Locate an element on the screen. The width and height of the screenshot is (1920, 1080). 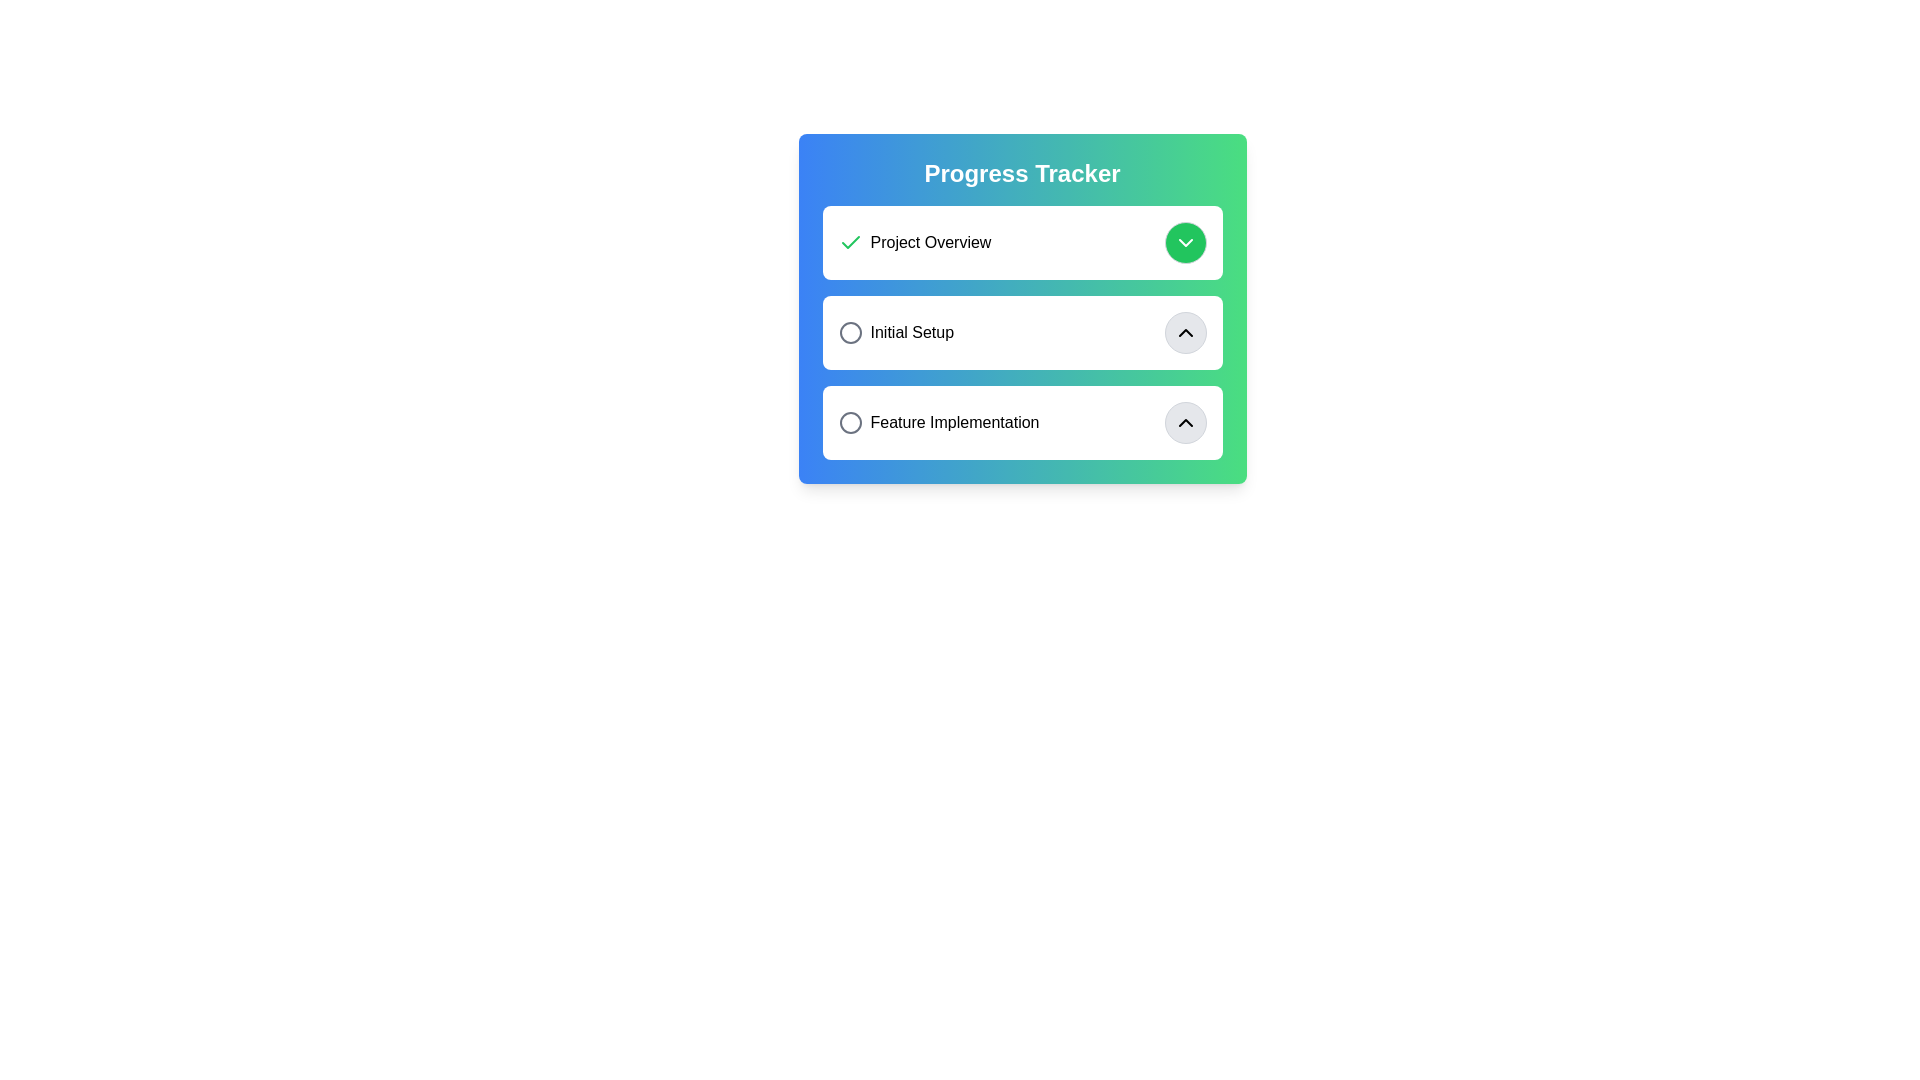
text displayed in the Text Label that serves as a section heading or denotes a completed step in the multi-step progress tracker, positioned at the top of the list with an icon to its left is located at coordinates (913, 242).